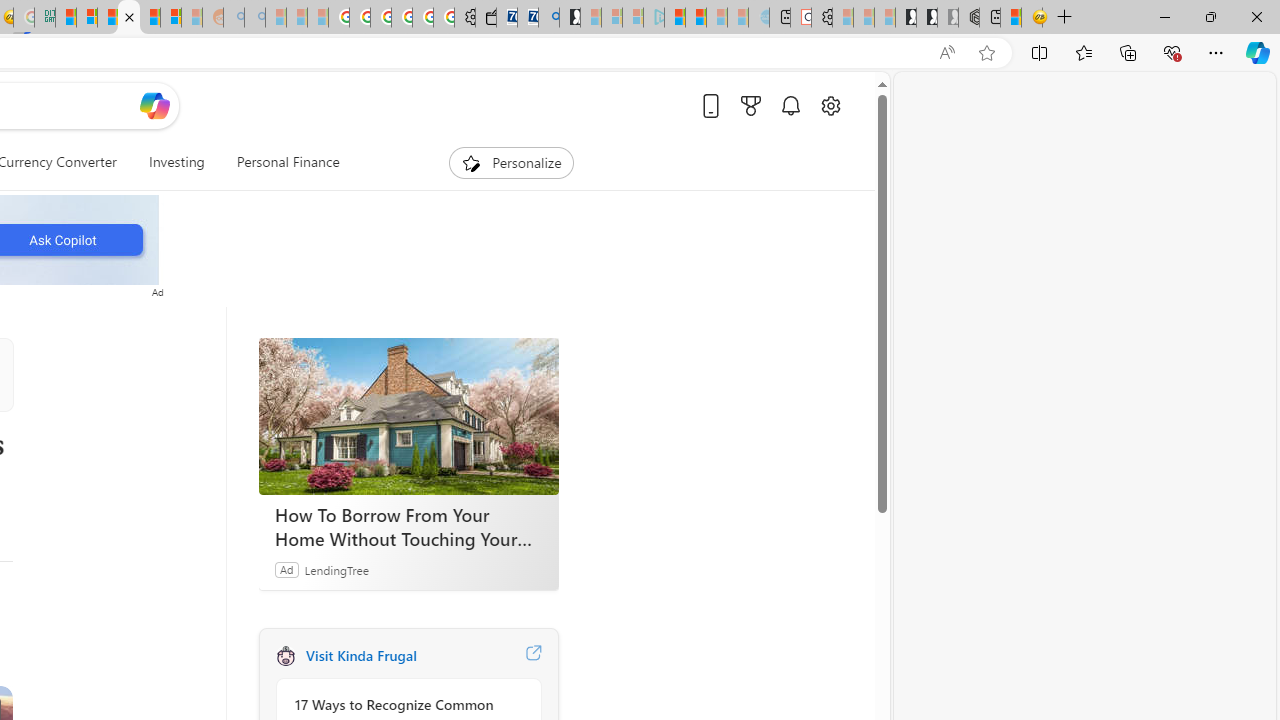 This screenshot has width=1280, height=720. Describe the element at coordinates (336, 569) in the screenshot. I see `'LendingTree'` at that location.